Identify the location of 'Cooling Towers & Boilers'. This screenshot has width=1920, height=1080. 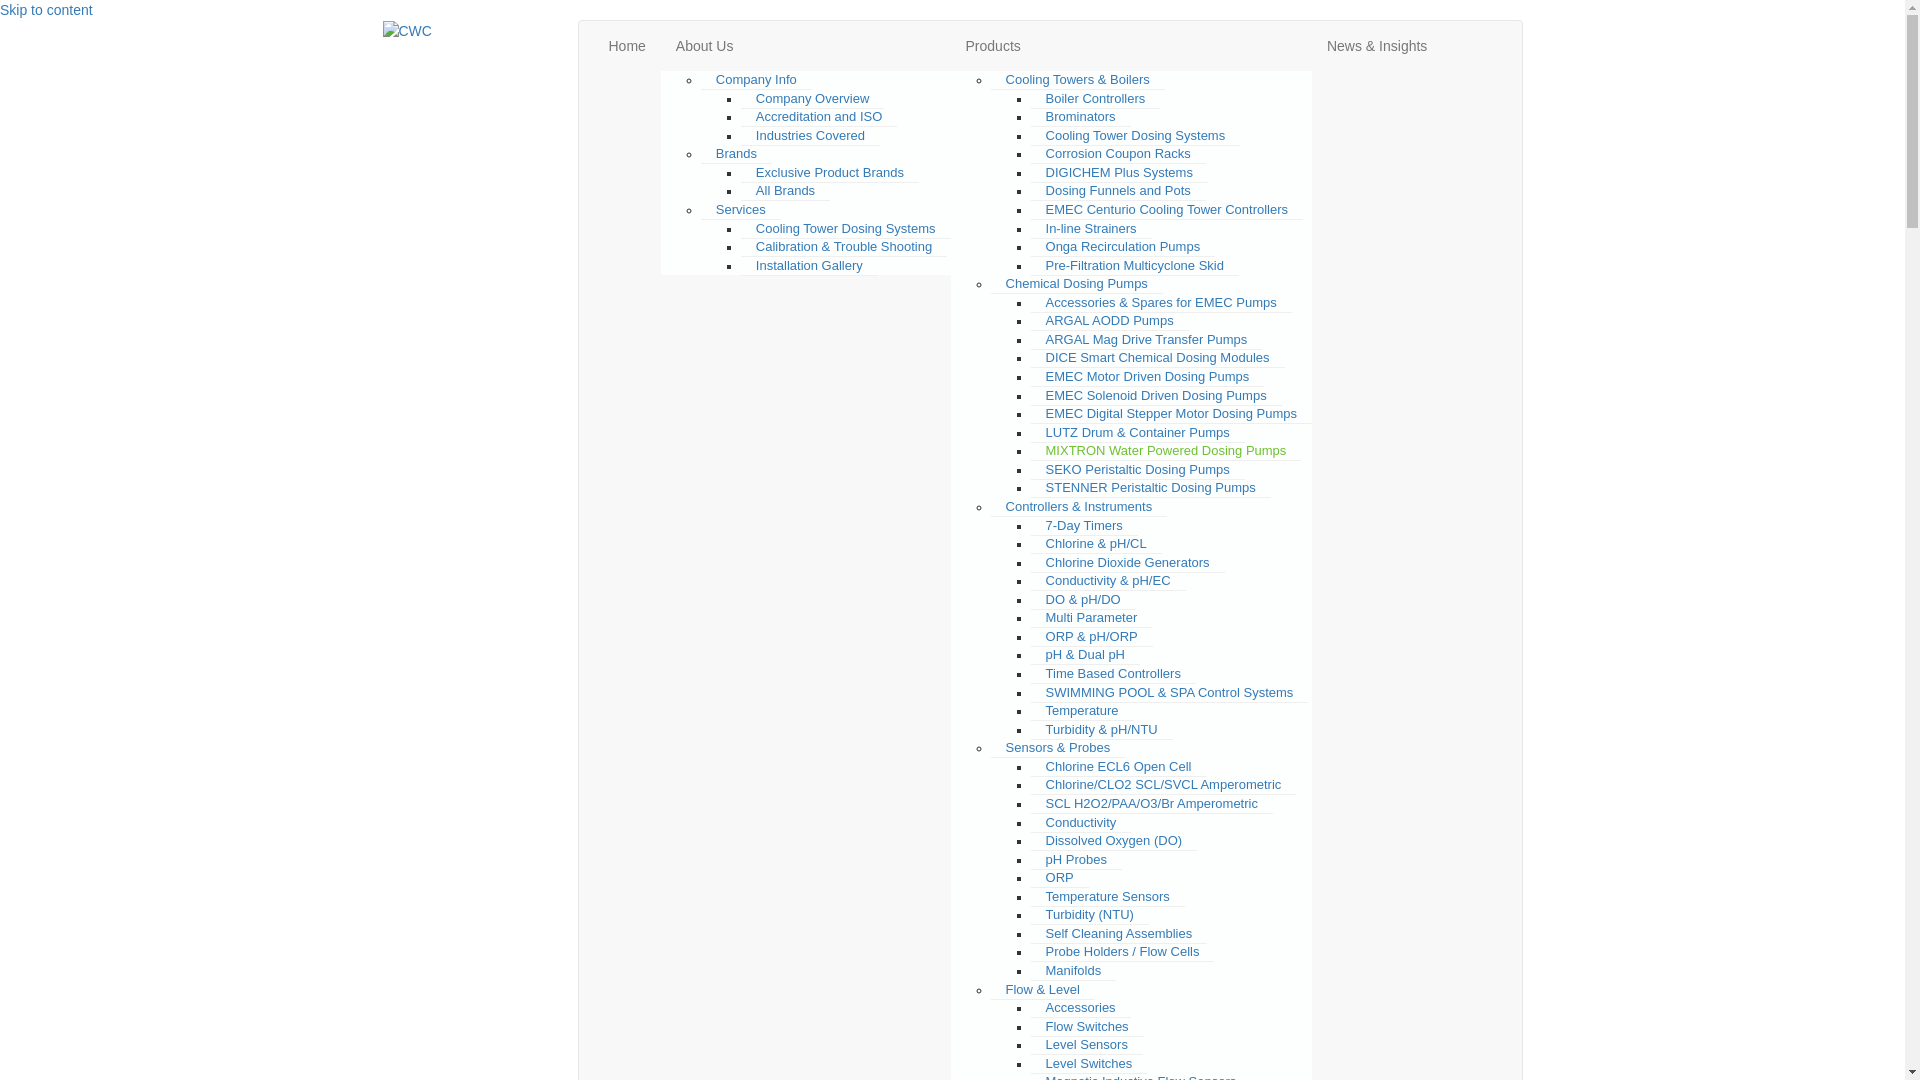
(990, 79).